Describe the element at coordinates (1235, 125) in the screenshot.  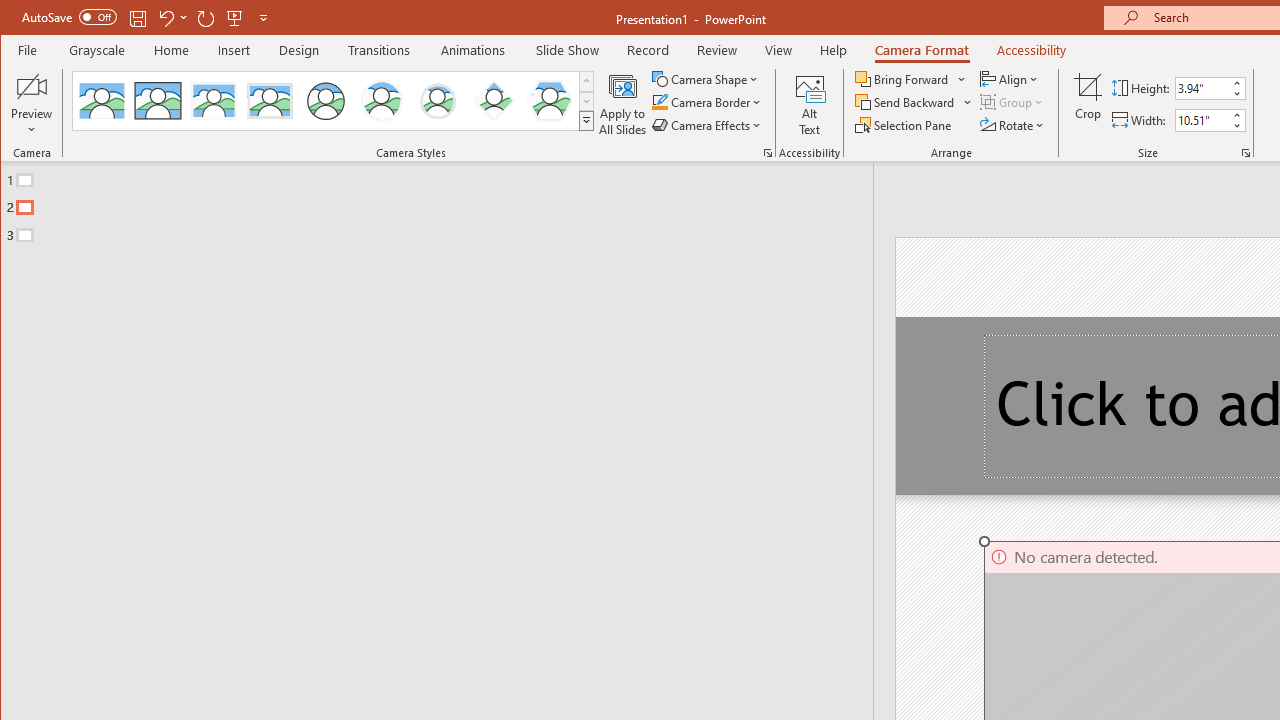
I see `'Less'` at that location.